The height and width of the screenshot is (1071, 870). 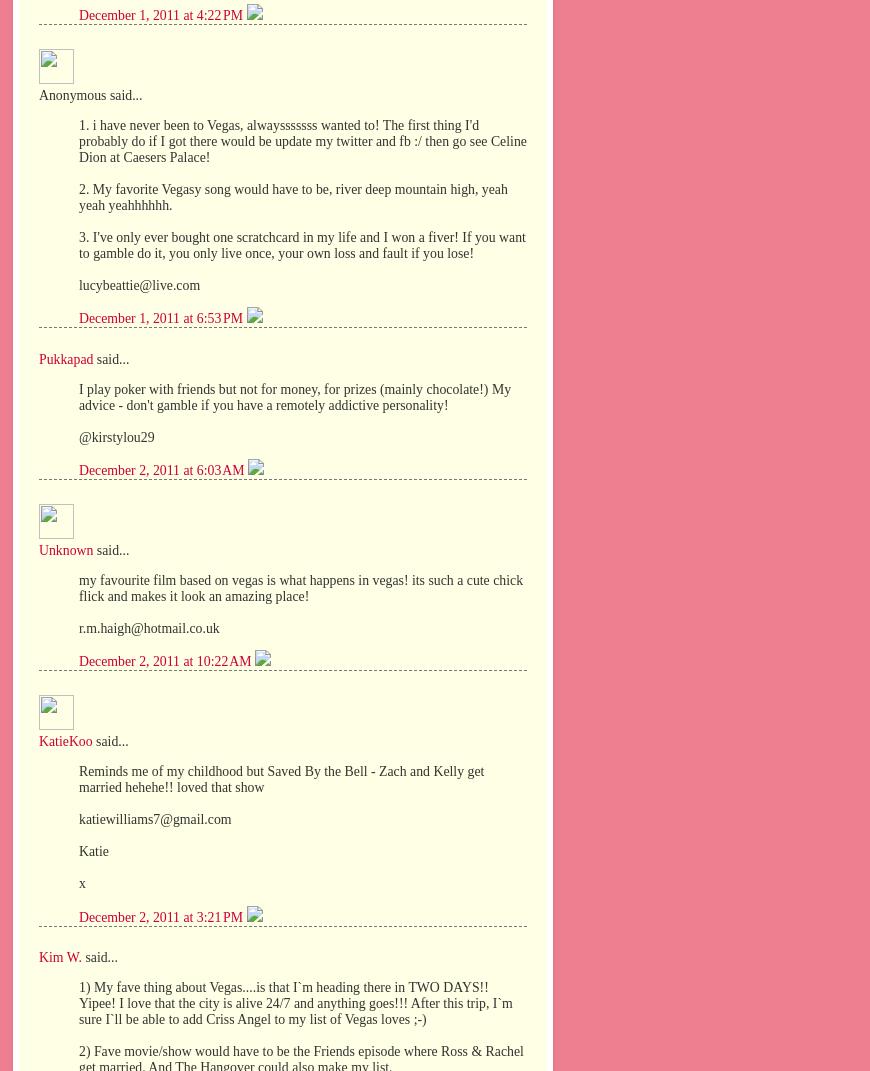 I want to click on 'Unknown', so click(x=65, y=549).